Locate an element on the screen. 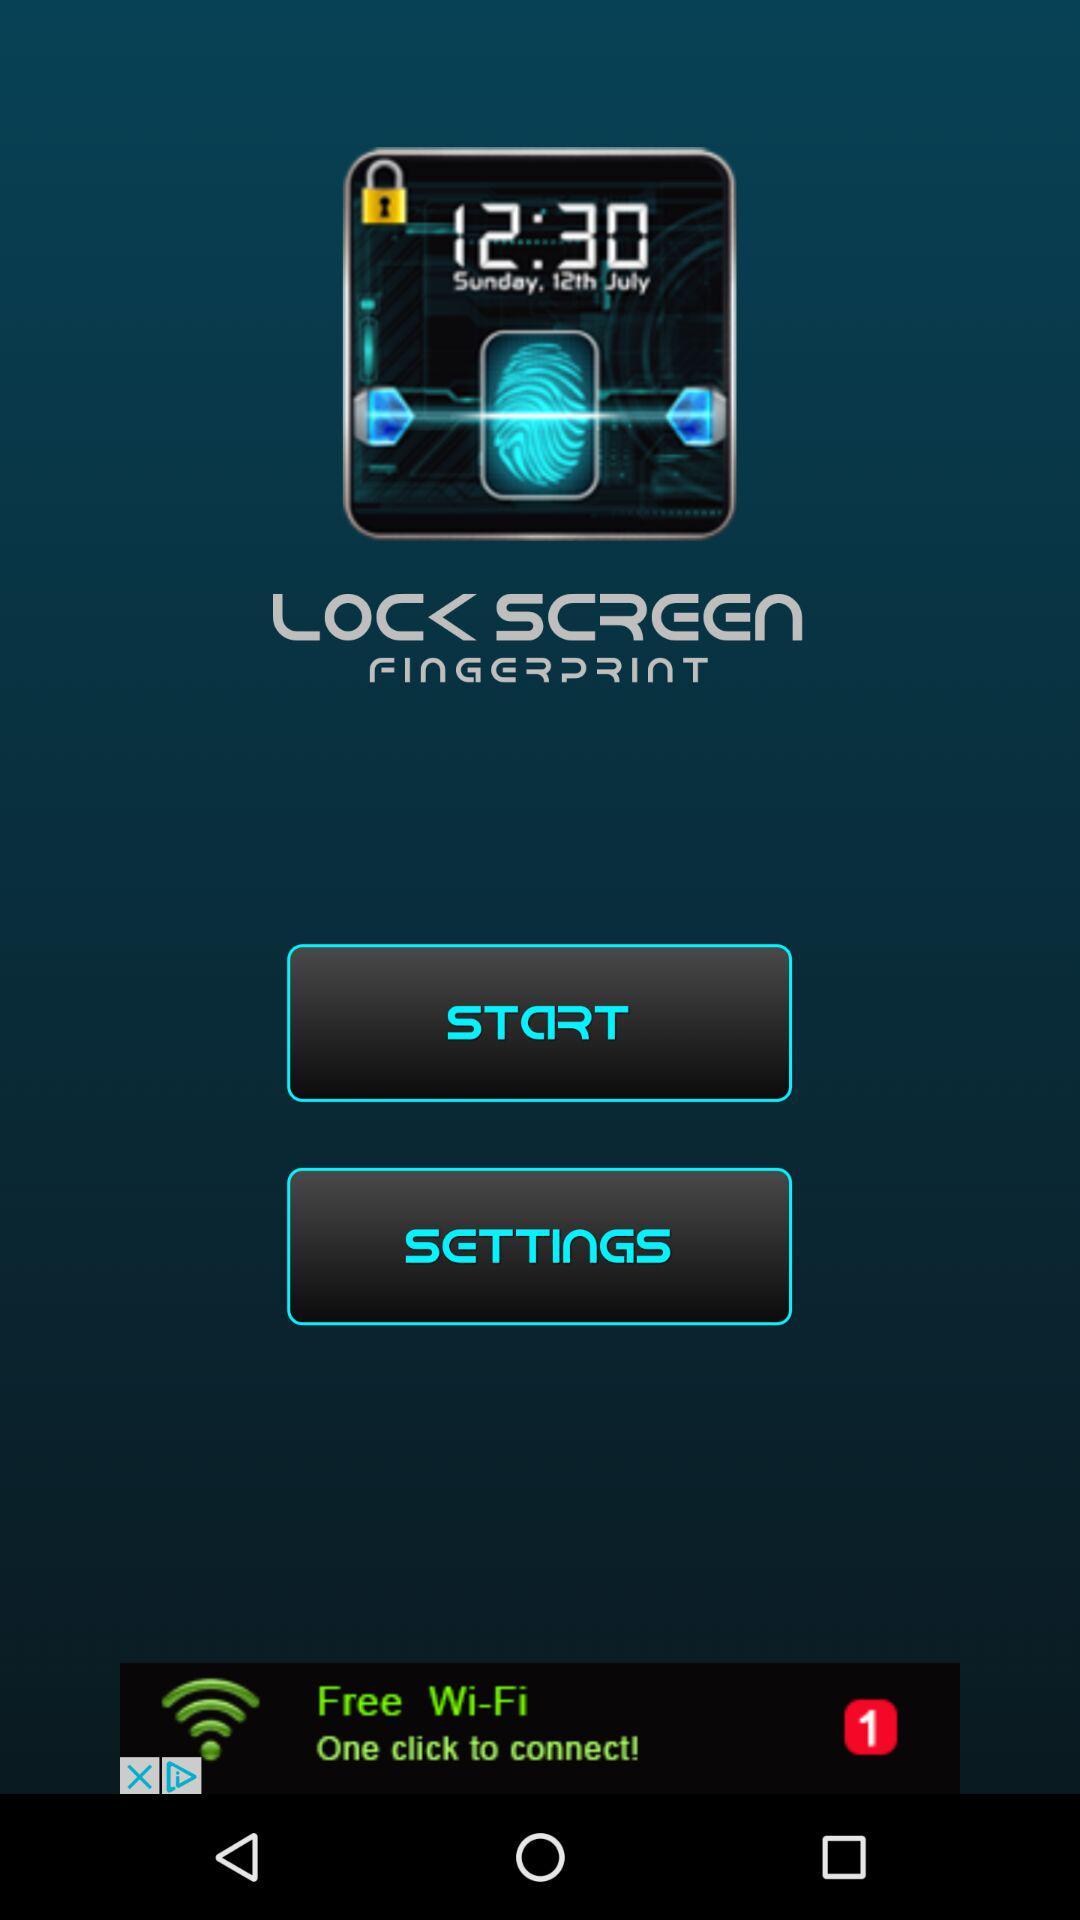 The image size is (1080, 1920). free wi- fi is located at coordinates (540, 1727).